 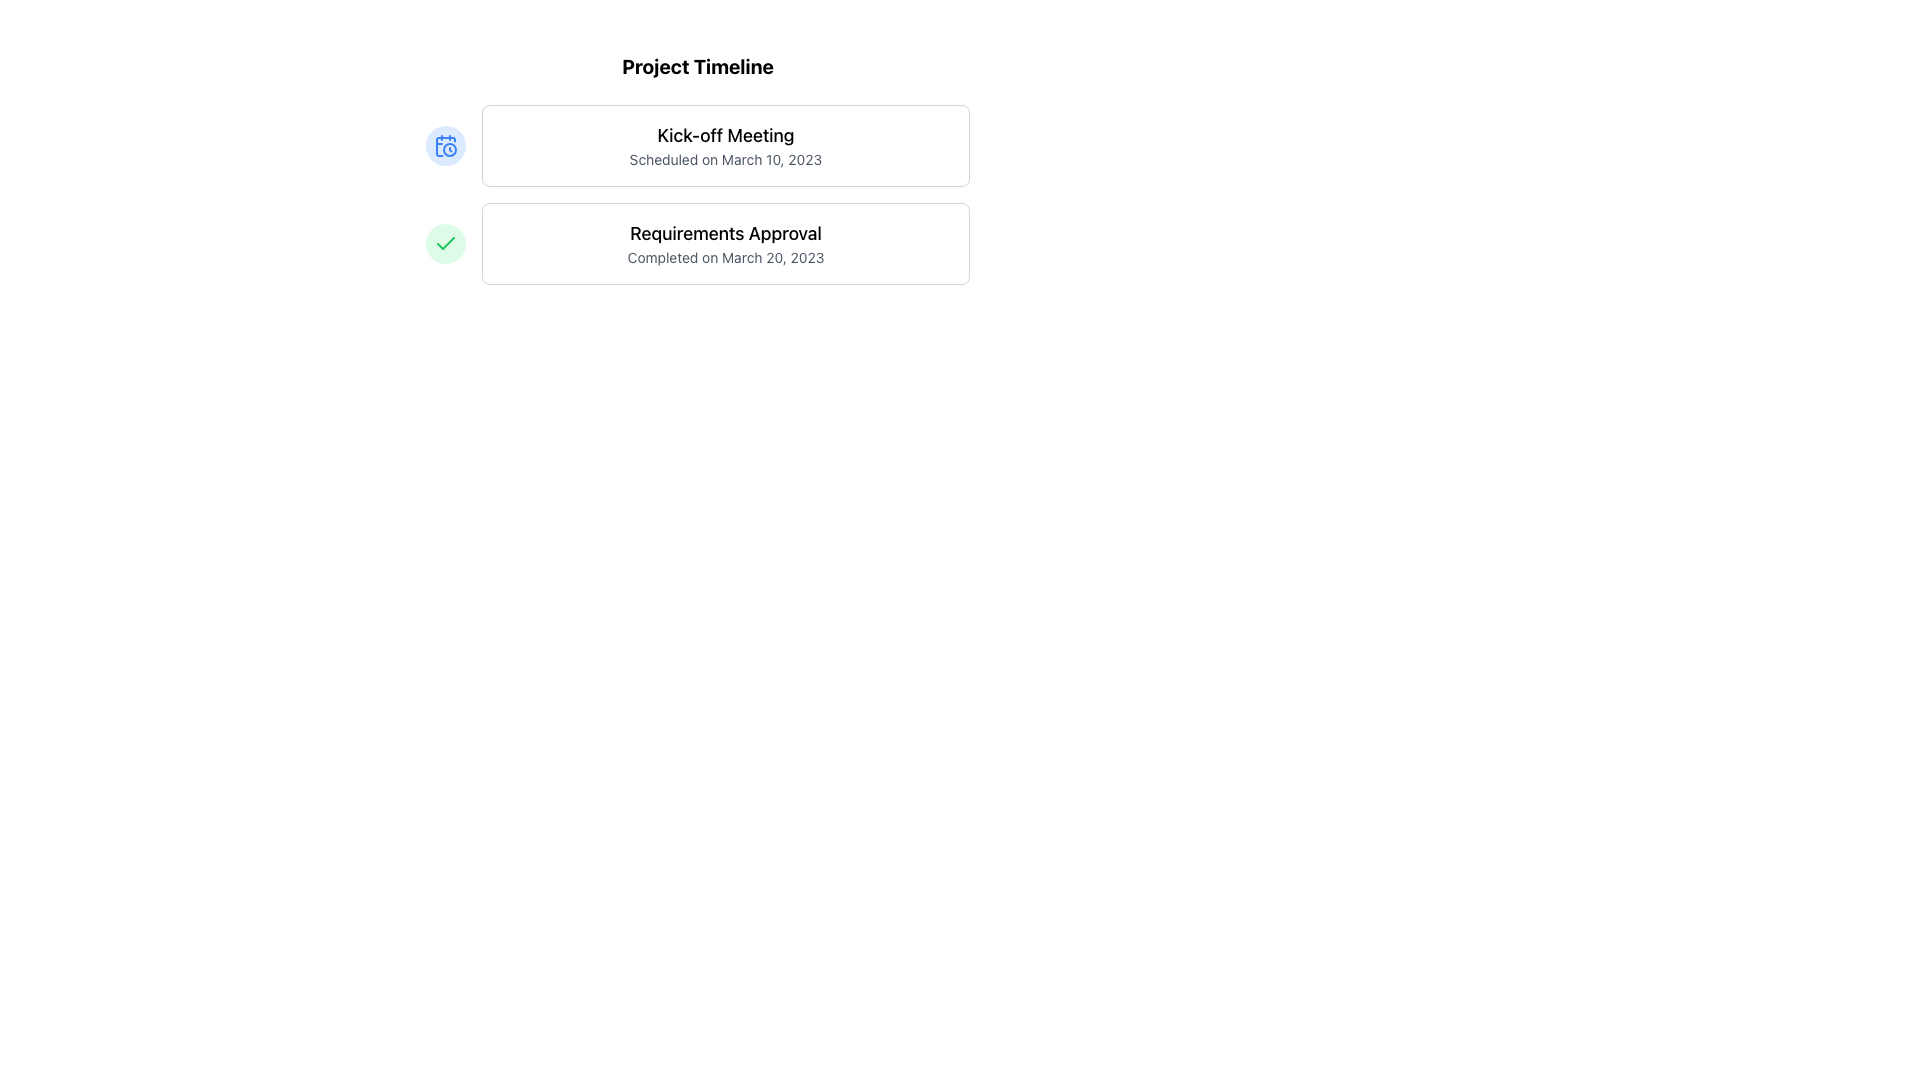 I want to click on contents of the Text Label that provides additional information about the completion date of the 'Requirements Approval' milestone, positioned below the title in the timeline interface, so click(x=724, y=257).